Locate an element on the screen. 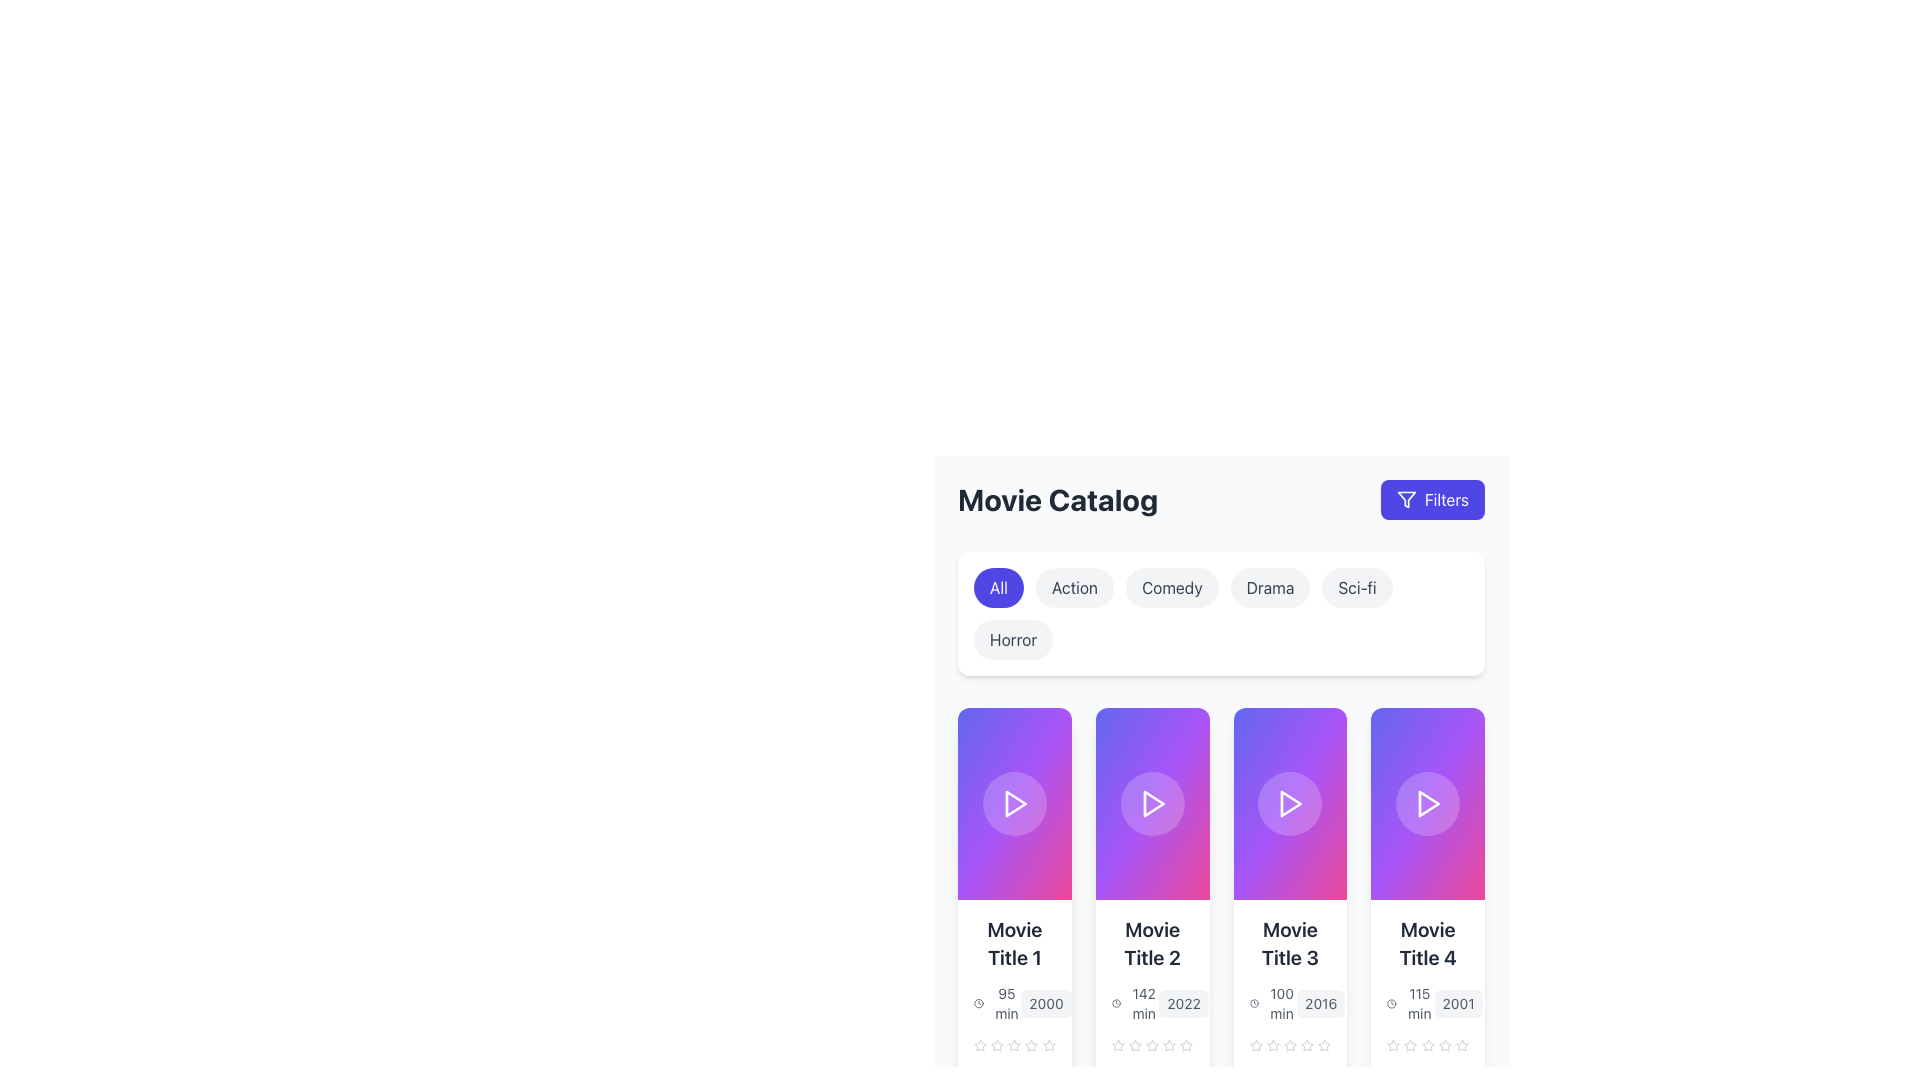 This screenshot has height=1080, width=1920. the first interactive star rating icon to assign a one-star rating for 'Movie Title 4' is located at coordinates (1392, 1044).